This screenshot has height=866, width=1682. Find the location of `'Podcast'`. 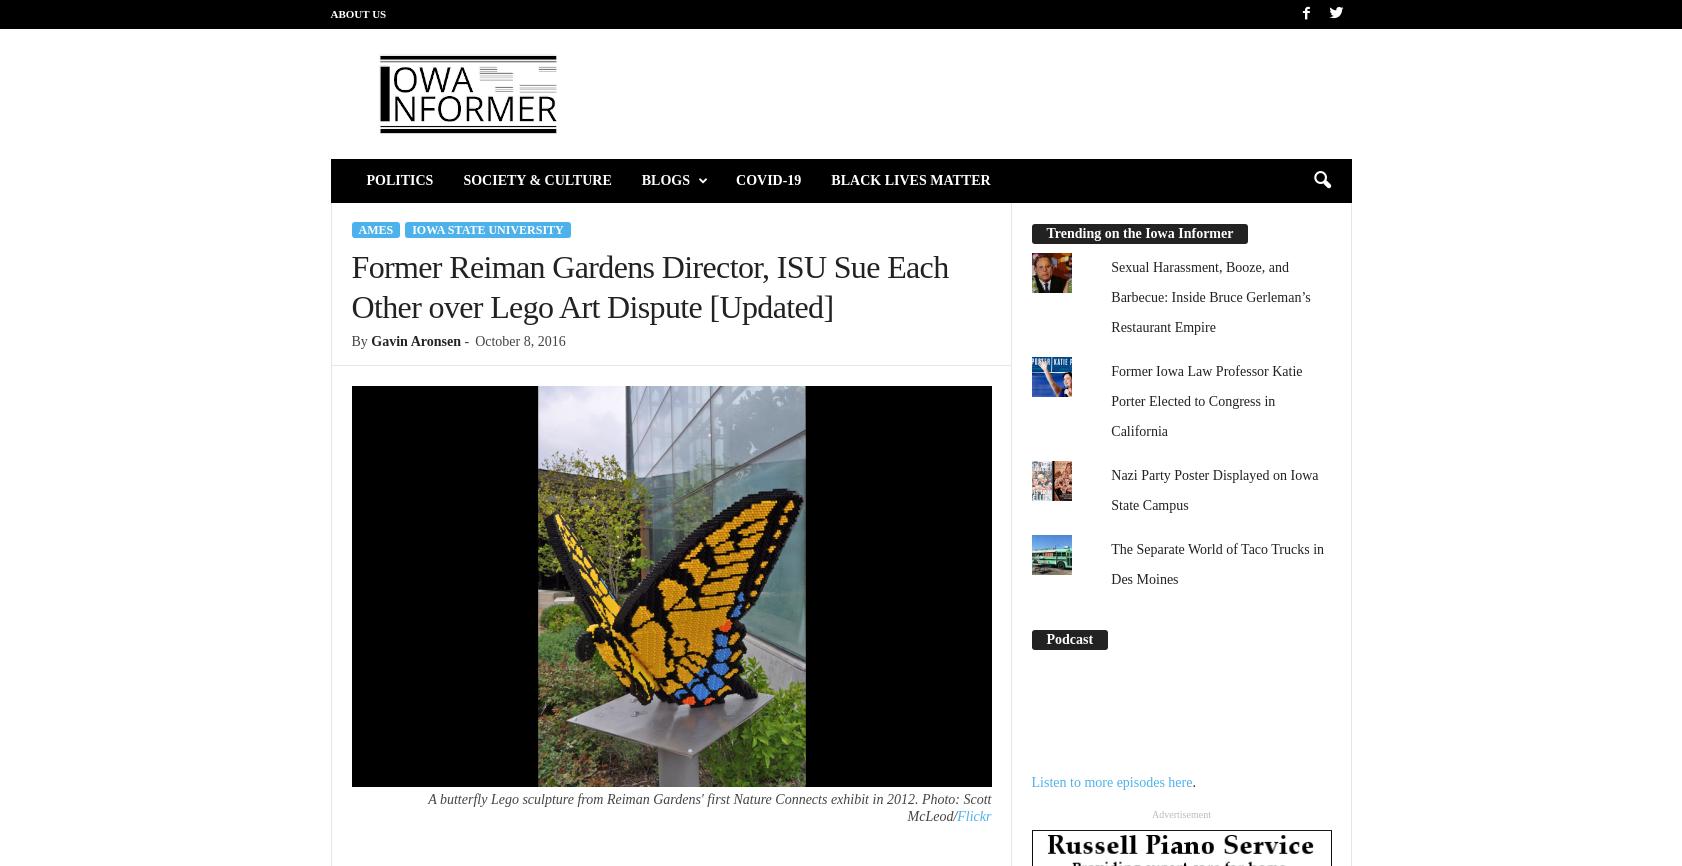

'Podcast' is located at coordinates (1068, 638).